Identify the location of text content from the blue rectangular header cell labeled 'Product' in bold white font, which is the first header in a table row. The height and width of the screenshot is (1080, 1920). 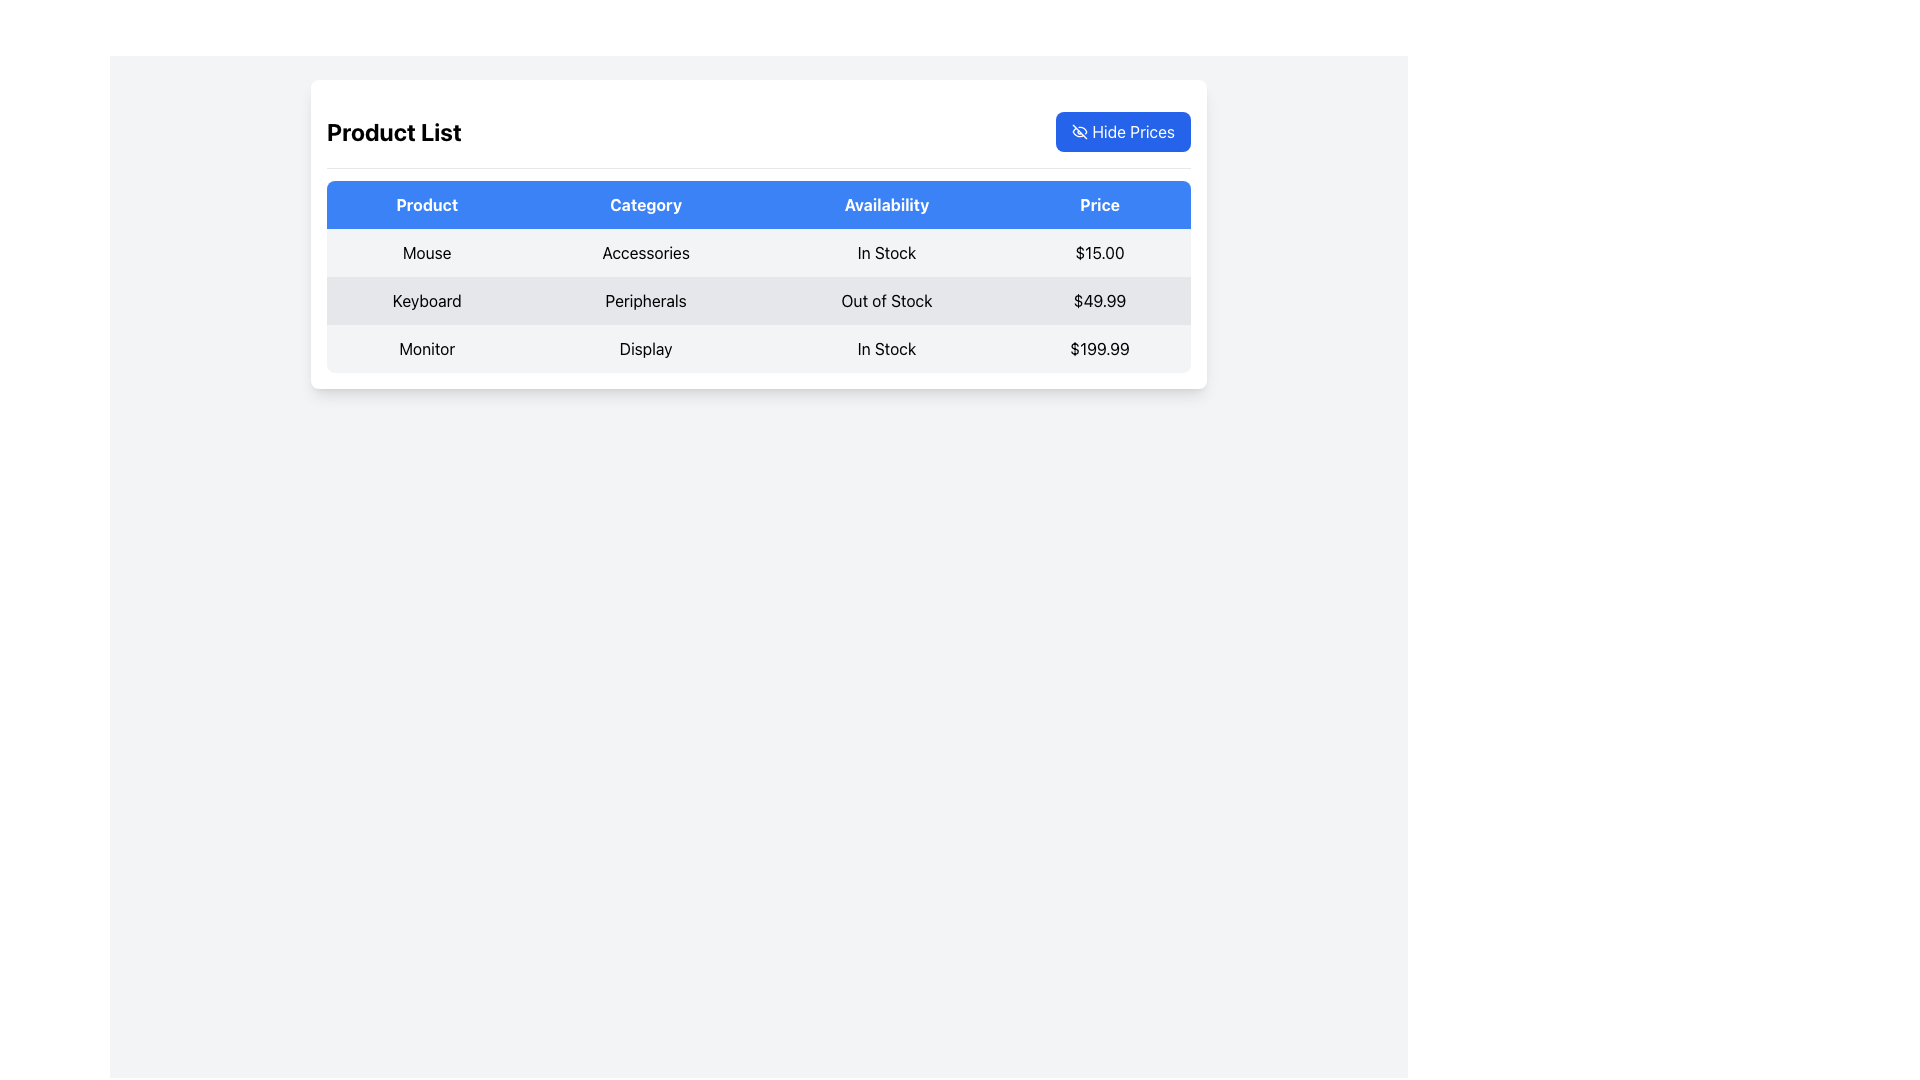
(426, 204).